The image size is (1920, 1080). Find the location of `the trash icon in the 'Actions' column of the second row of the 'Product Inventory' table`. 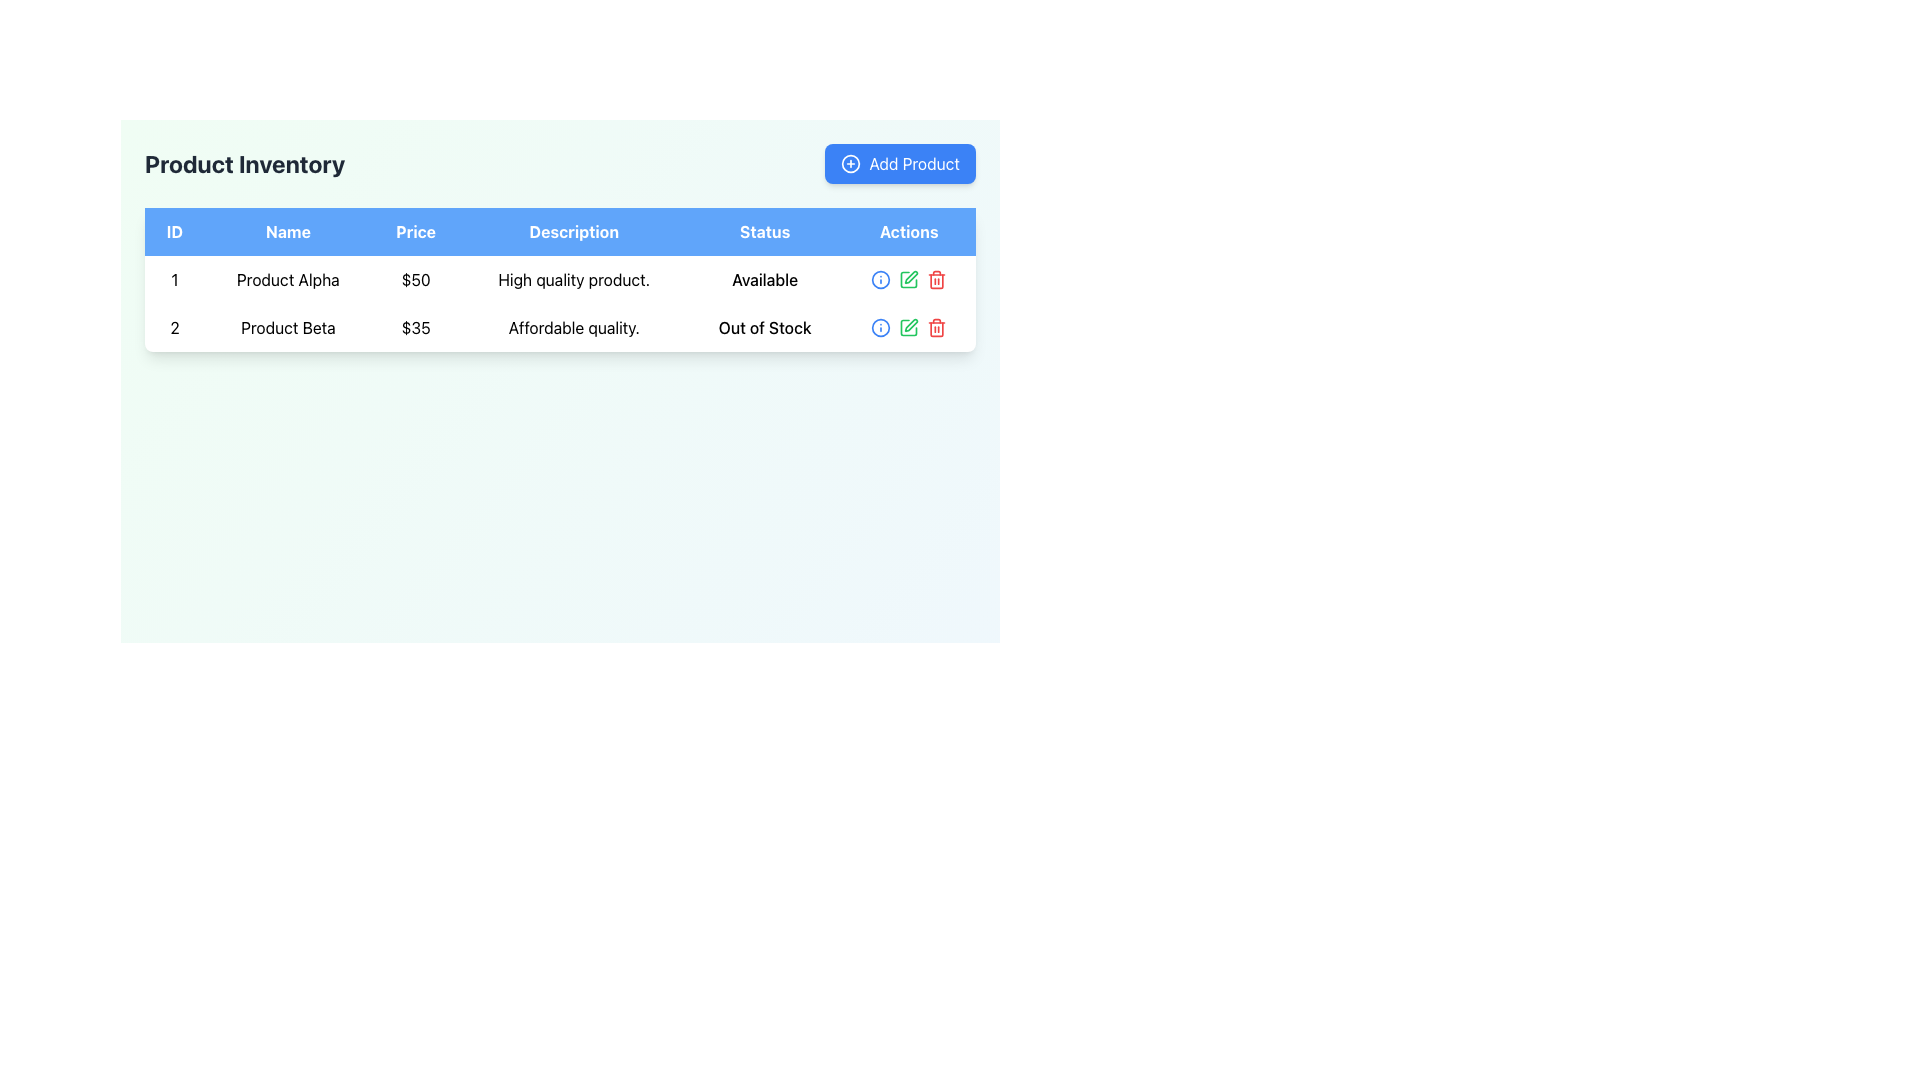

the trash icon in the 'Actions' column of the second row of the 'Product Inventory' table is located at coordinates (936, 281).